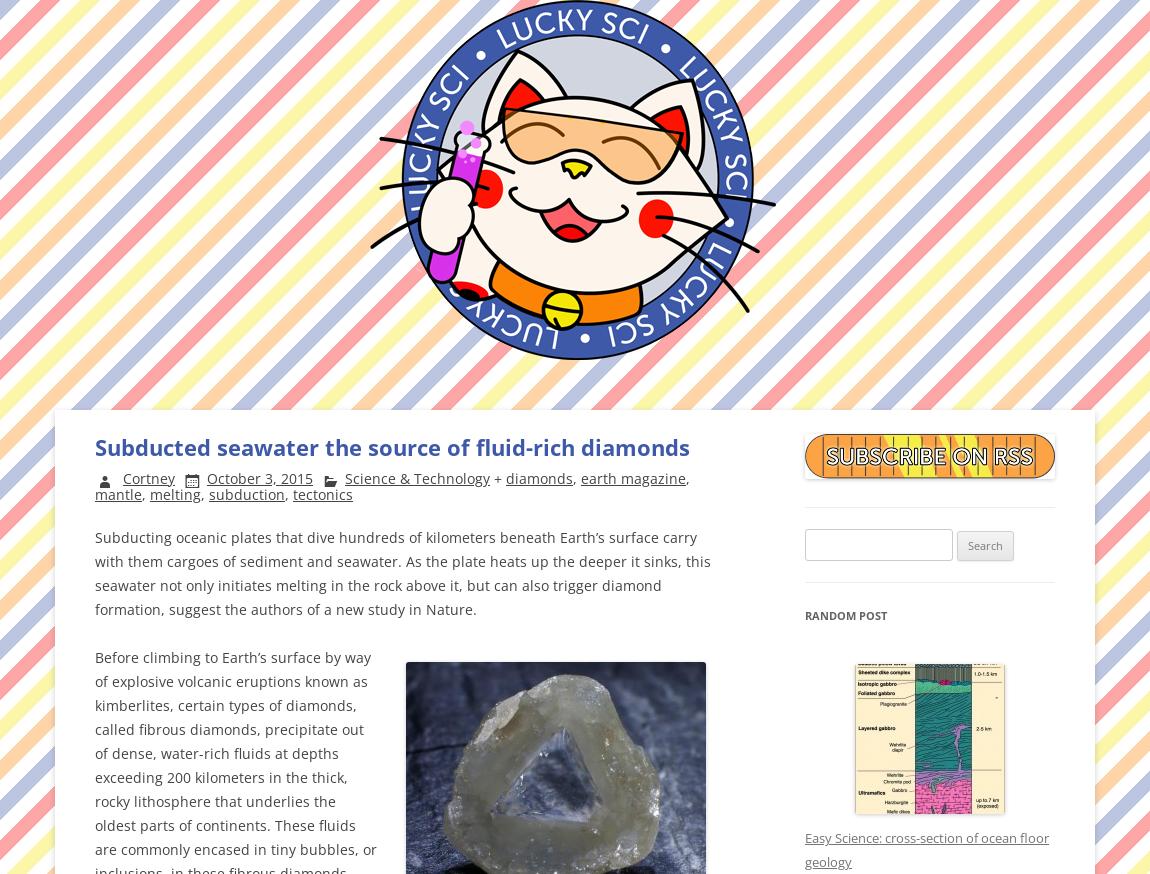 The width and height of the screenshot is (1150, 874). What do you see at coordinates (117, 492) in the screenshot?
I see `'mantle'` at bounding box center [117, 492].